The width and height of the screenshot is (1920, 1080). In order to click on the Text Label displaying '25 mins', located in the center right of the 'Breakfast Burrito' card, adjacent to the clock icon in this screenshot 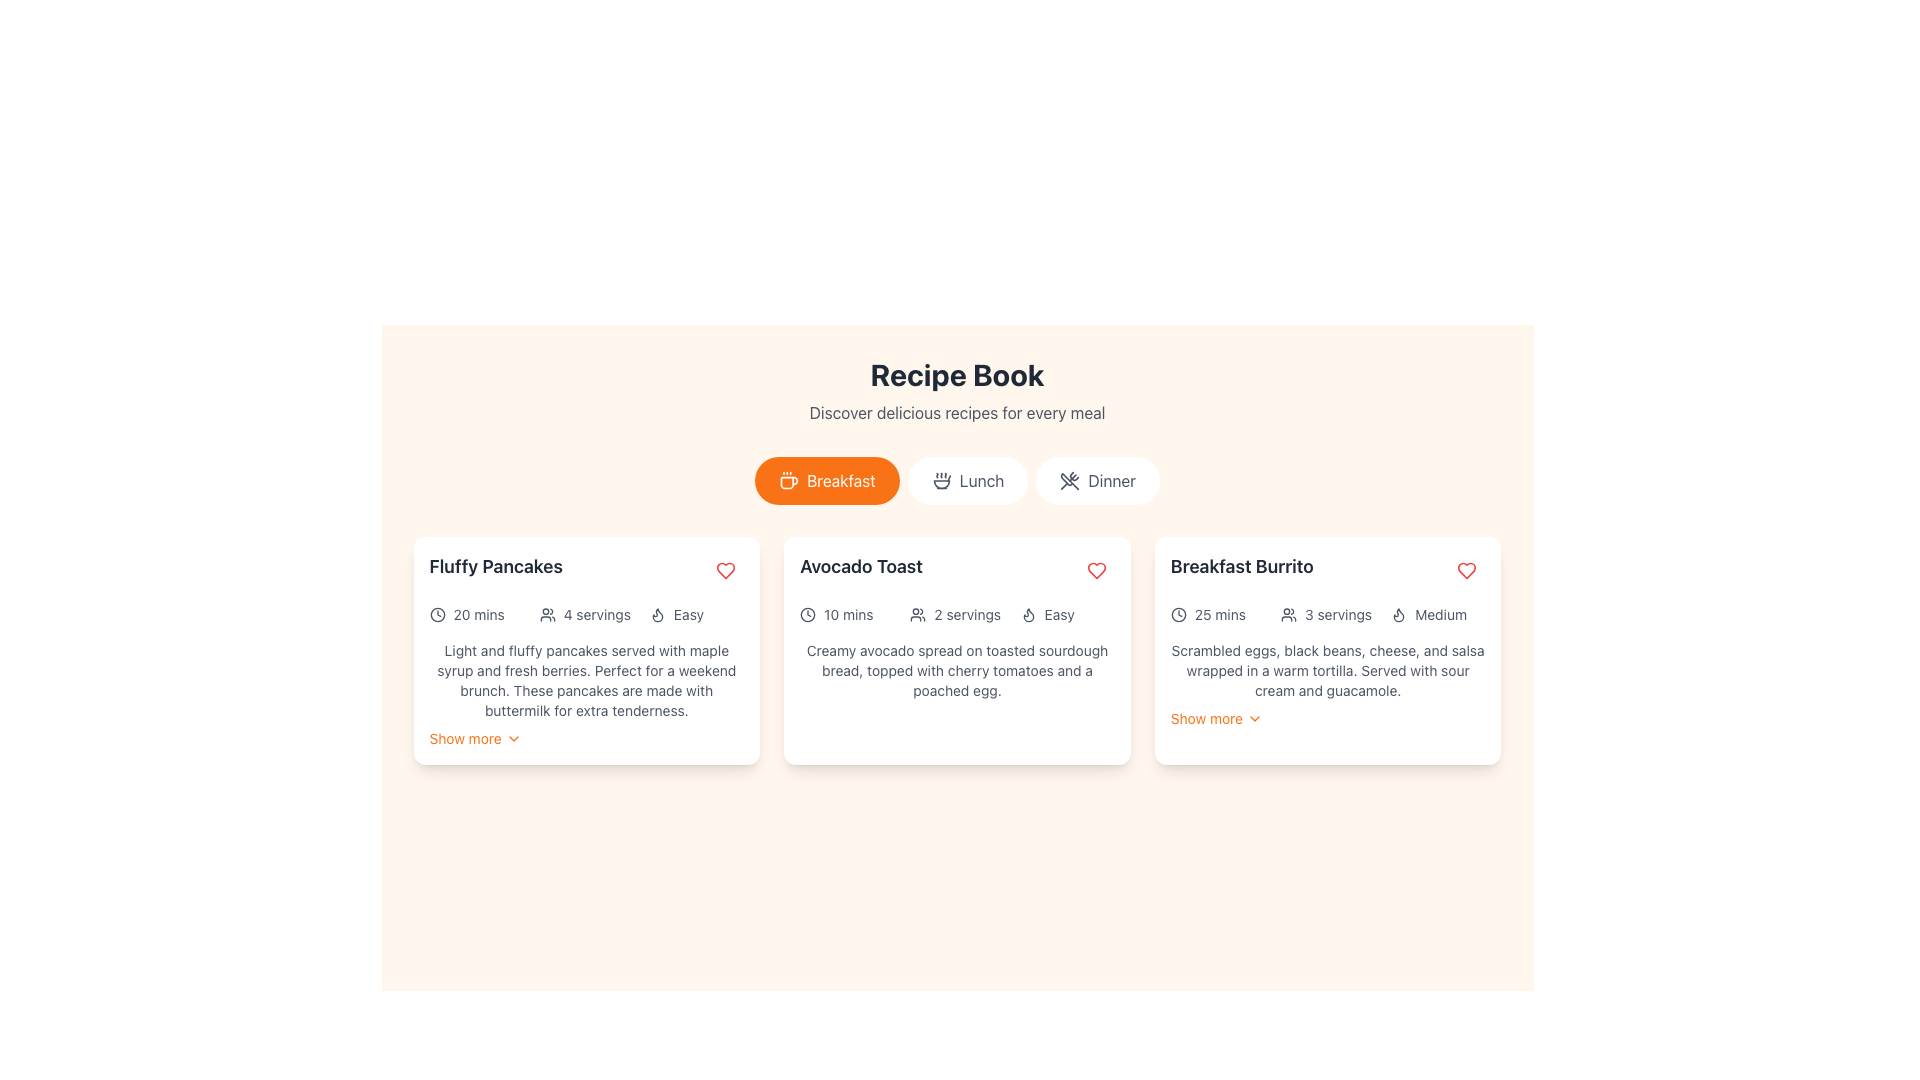, I will do `click(1219, 613)`.